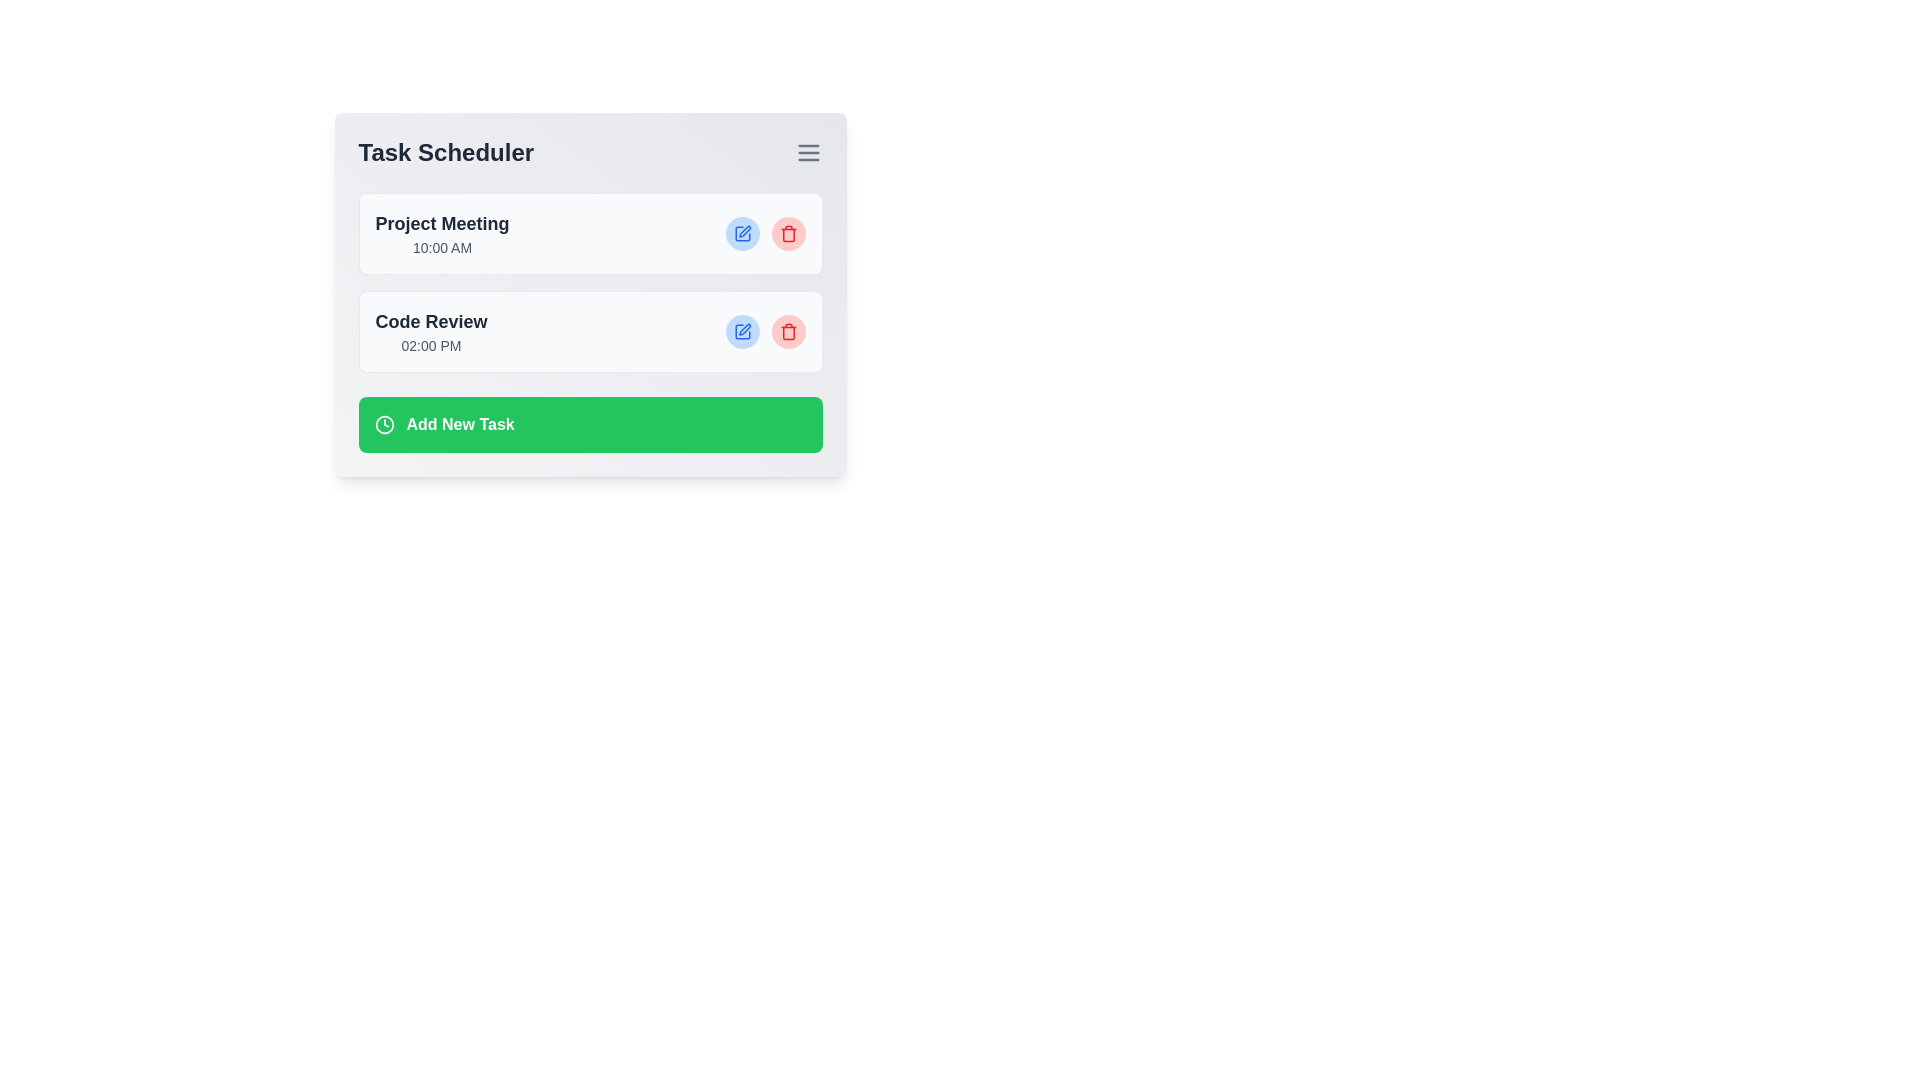 This screenshot has width=1920, height=1080. Describe the element at coordinates (441, 223) in the screenshot. I see `text label that serves as the title of a scheduled task, located above the '10:00 AM' element in the task scheduler interface` at that location.